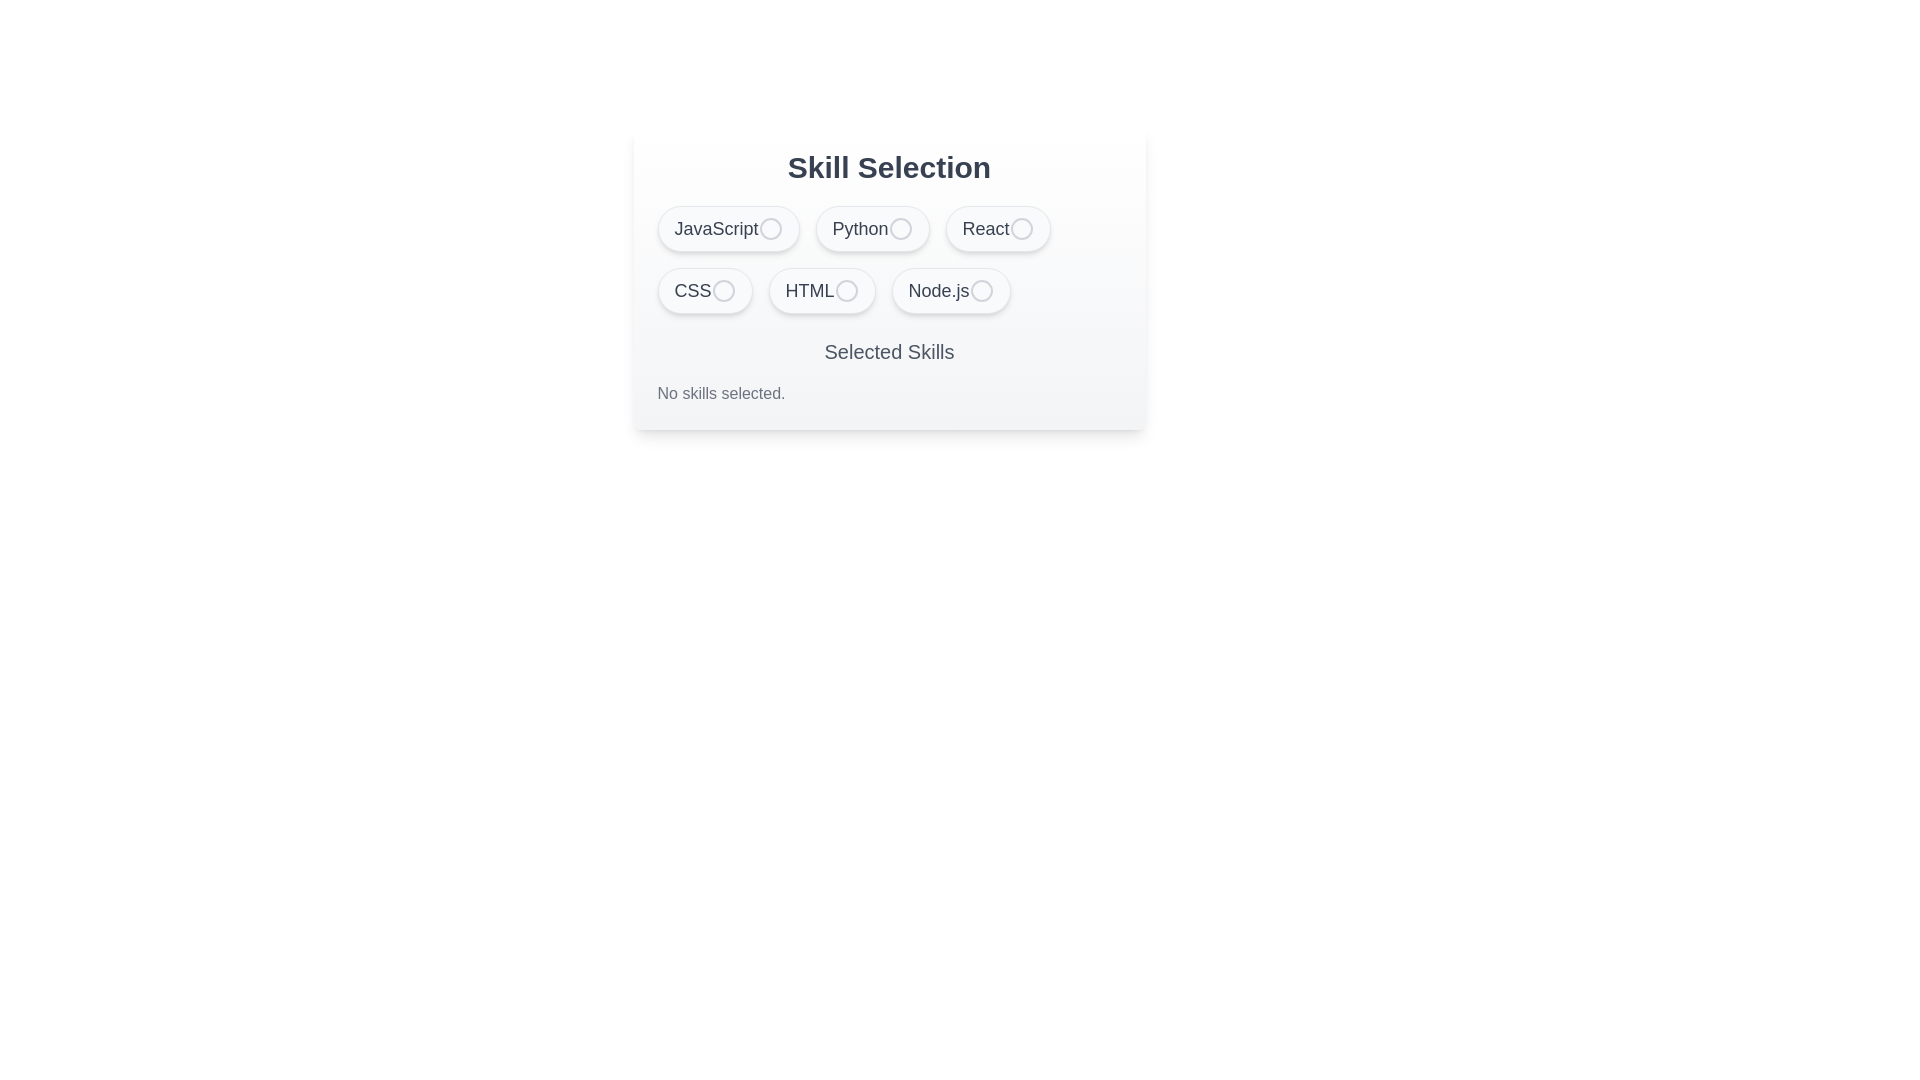 The image size is (1920, 1080). What do you see at coordinates (846, 290) in the screenshot?
I see `the unselected state icon (circle) located to the right of the 'HTML' text label within the button-like group in the 'Skill Selection' interface panel` at bounding box center [846, 290].